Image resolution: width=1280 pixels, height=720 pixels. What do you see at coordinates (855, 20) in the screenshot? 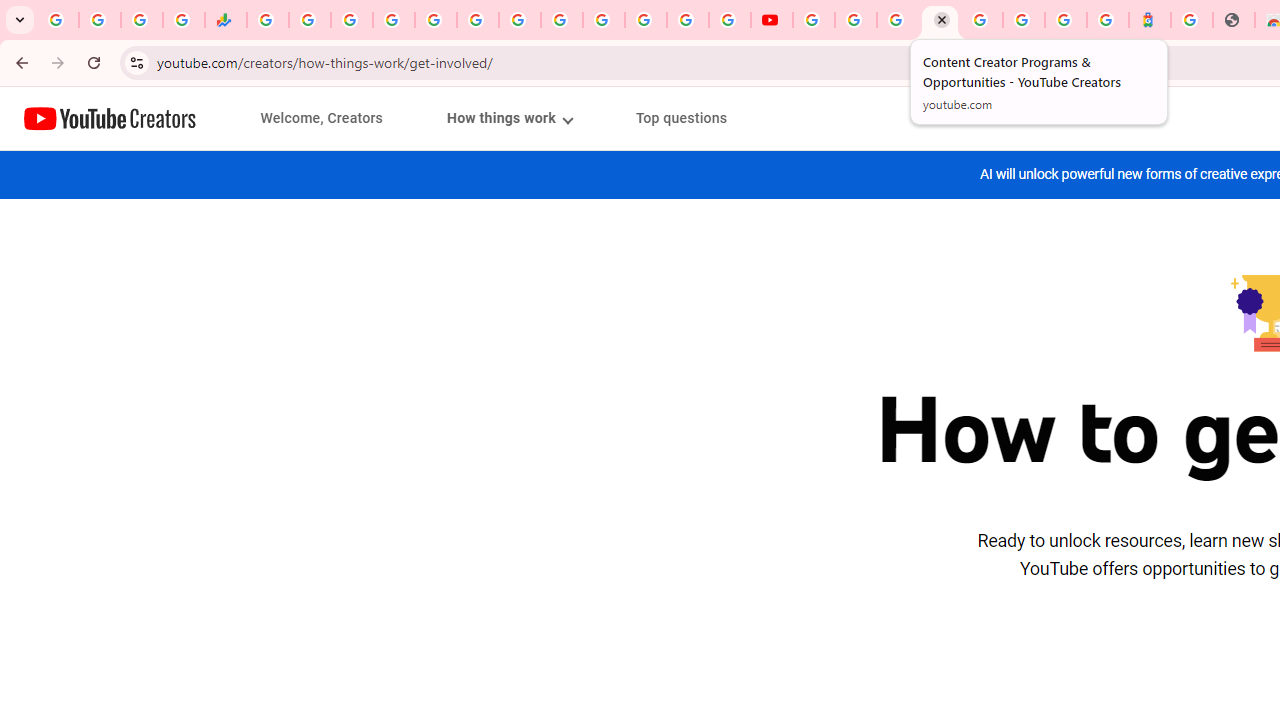
I see `'Google Account Help'` at bounding box center [855, 20].